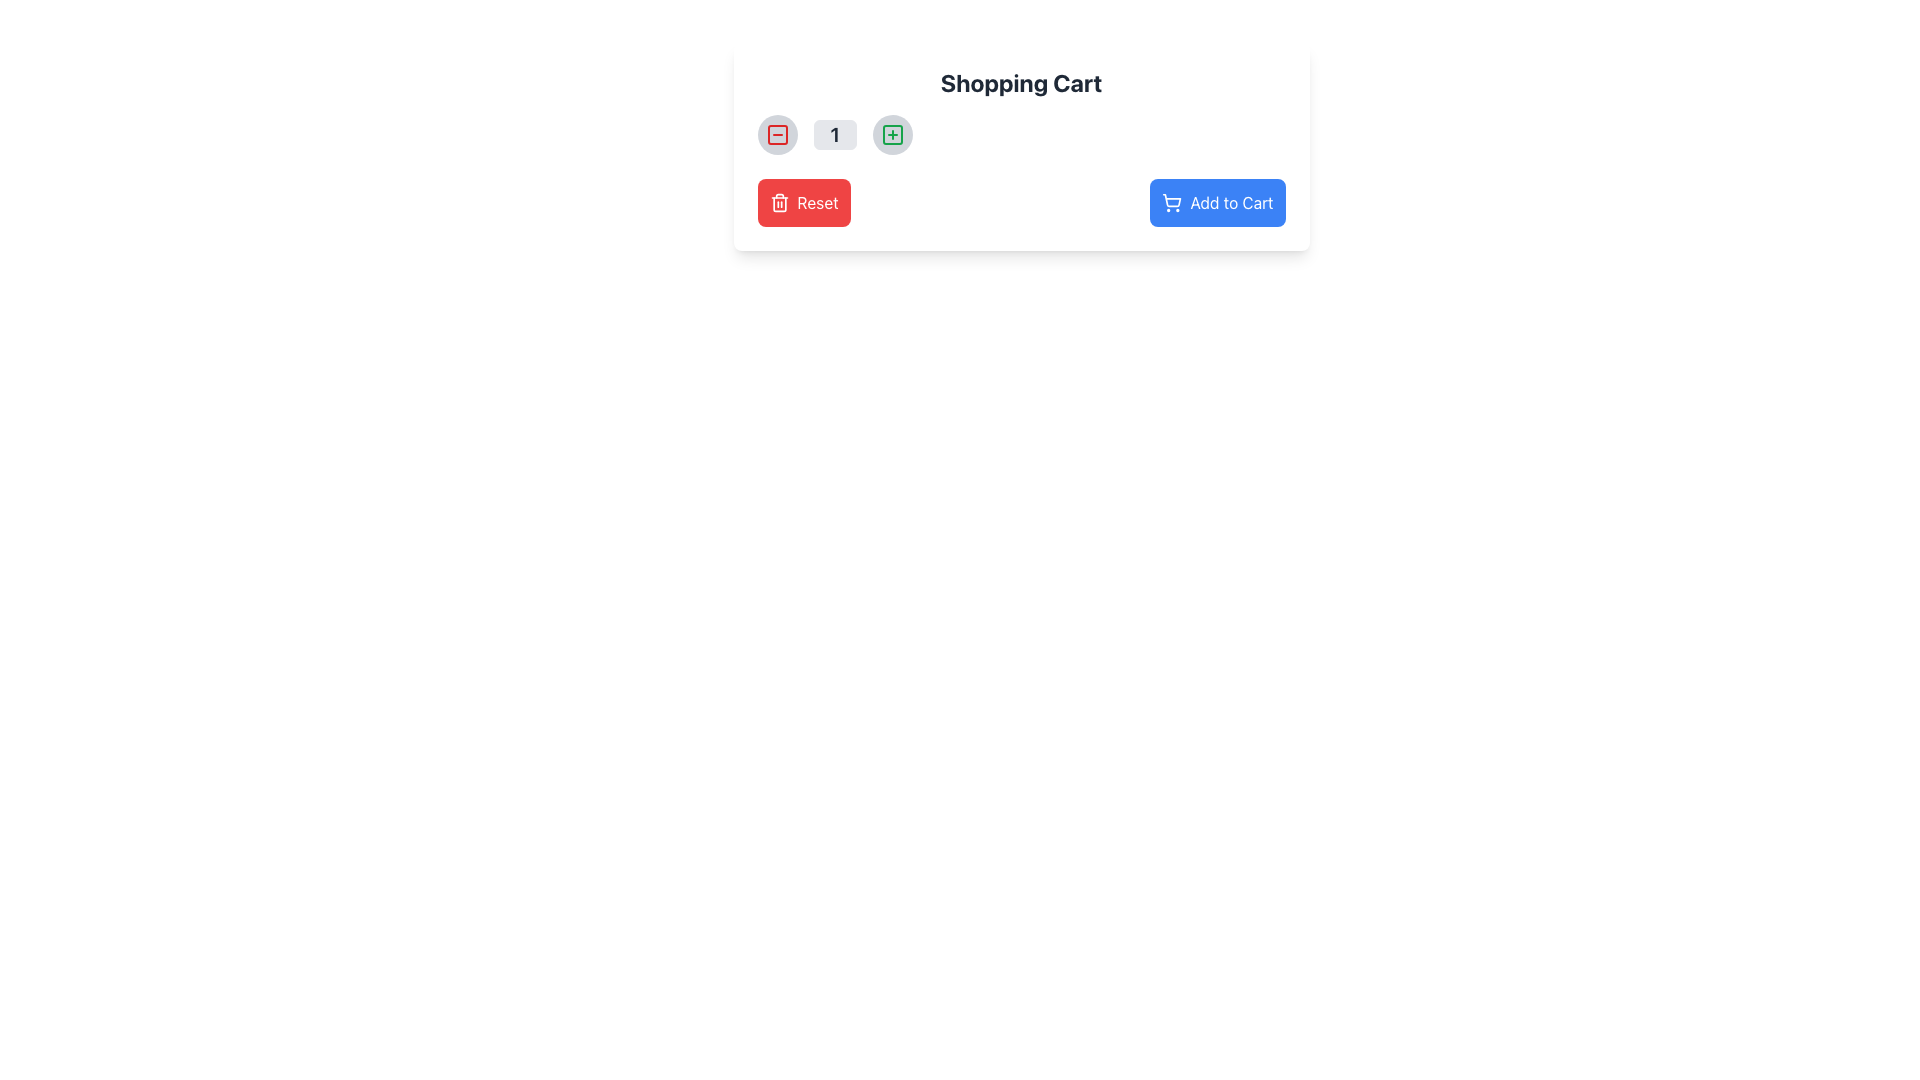 This screenshot has height=1080, width=1920. Describe the element at coordinates (776, 135) in the screenshot. I see `the 'decrease quantity' button located to the left of the numeric display in the shopping cart interface` at that location.